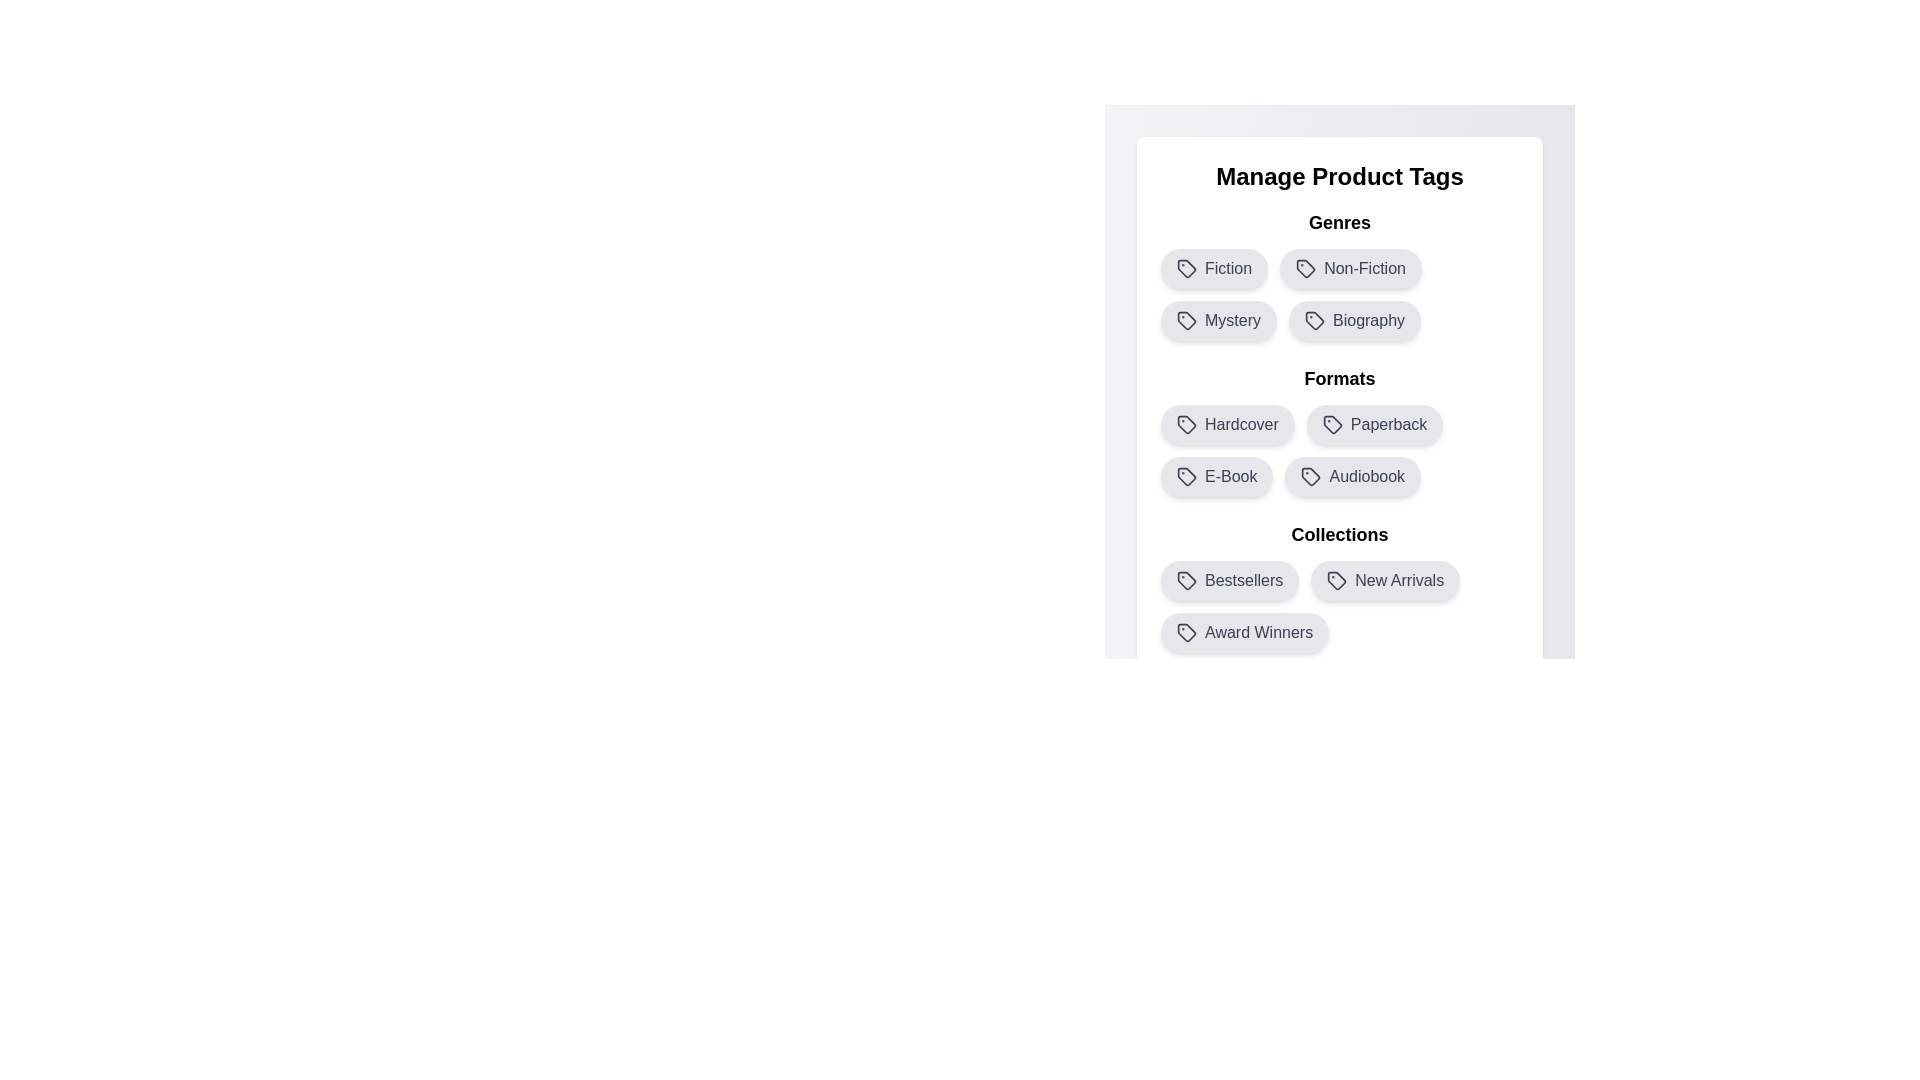 The height and width of the screenshot is (1080, 1920). I want to click on the SVG tag icon located to the left of the 'New Arrivals' text within the rounded rectangular button in the 'Collections' section of the 'Manage Product Tags' interface, so click(1337, 581).